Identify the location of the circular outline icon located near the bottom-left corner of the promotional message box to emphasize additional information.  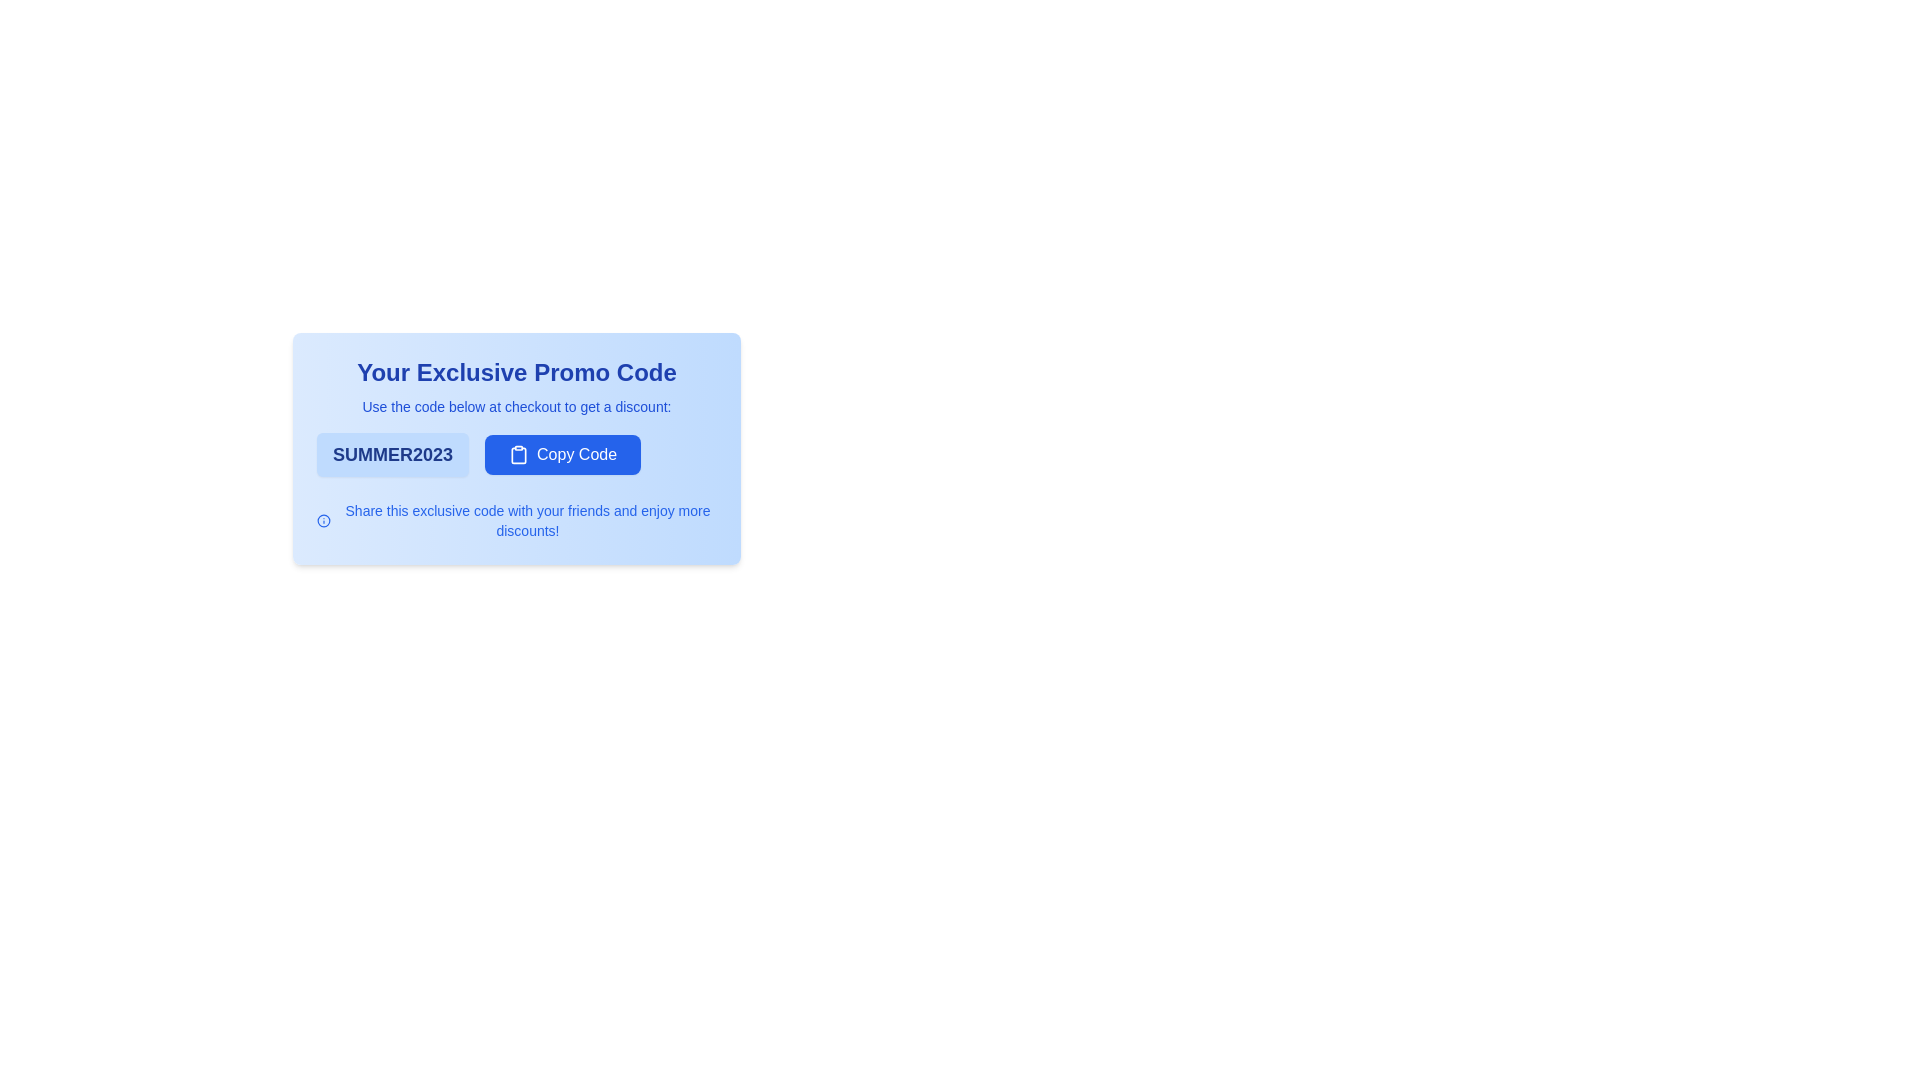
(324, 519).